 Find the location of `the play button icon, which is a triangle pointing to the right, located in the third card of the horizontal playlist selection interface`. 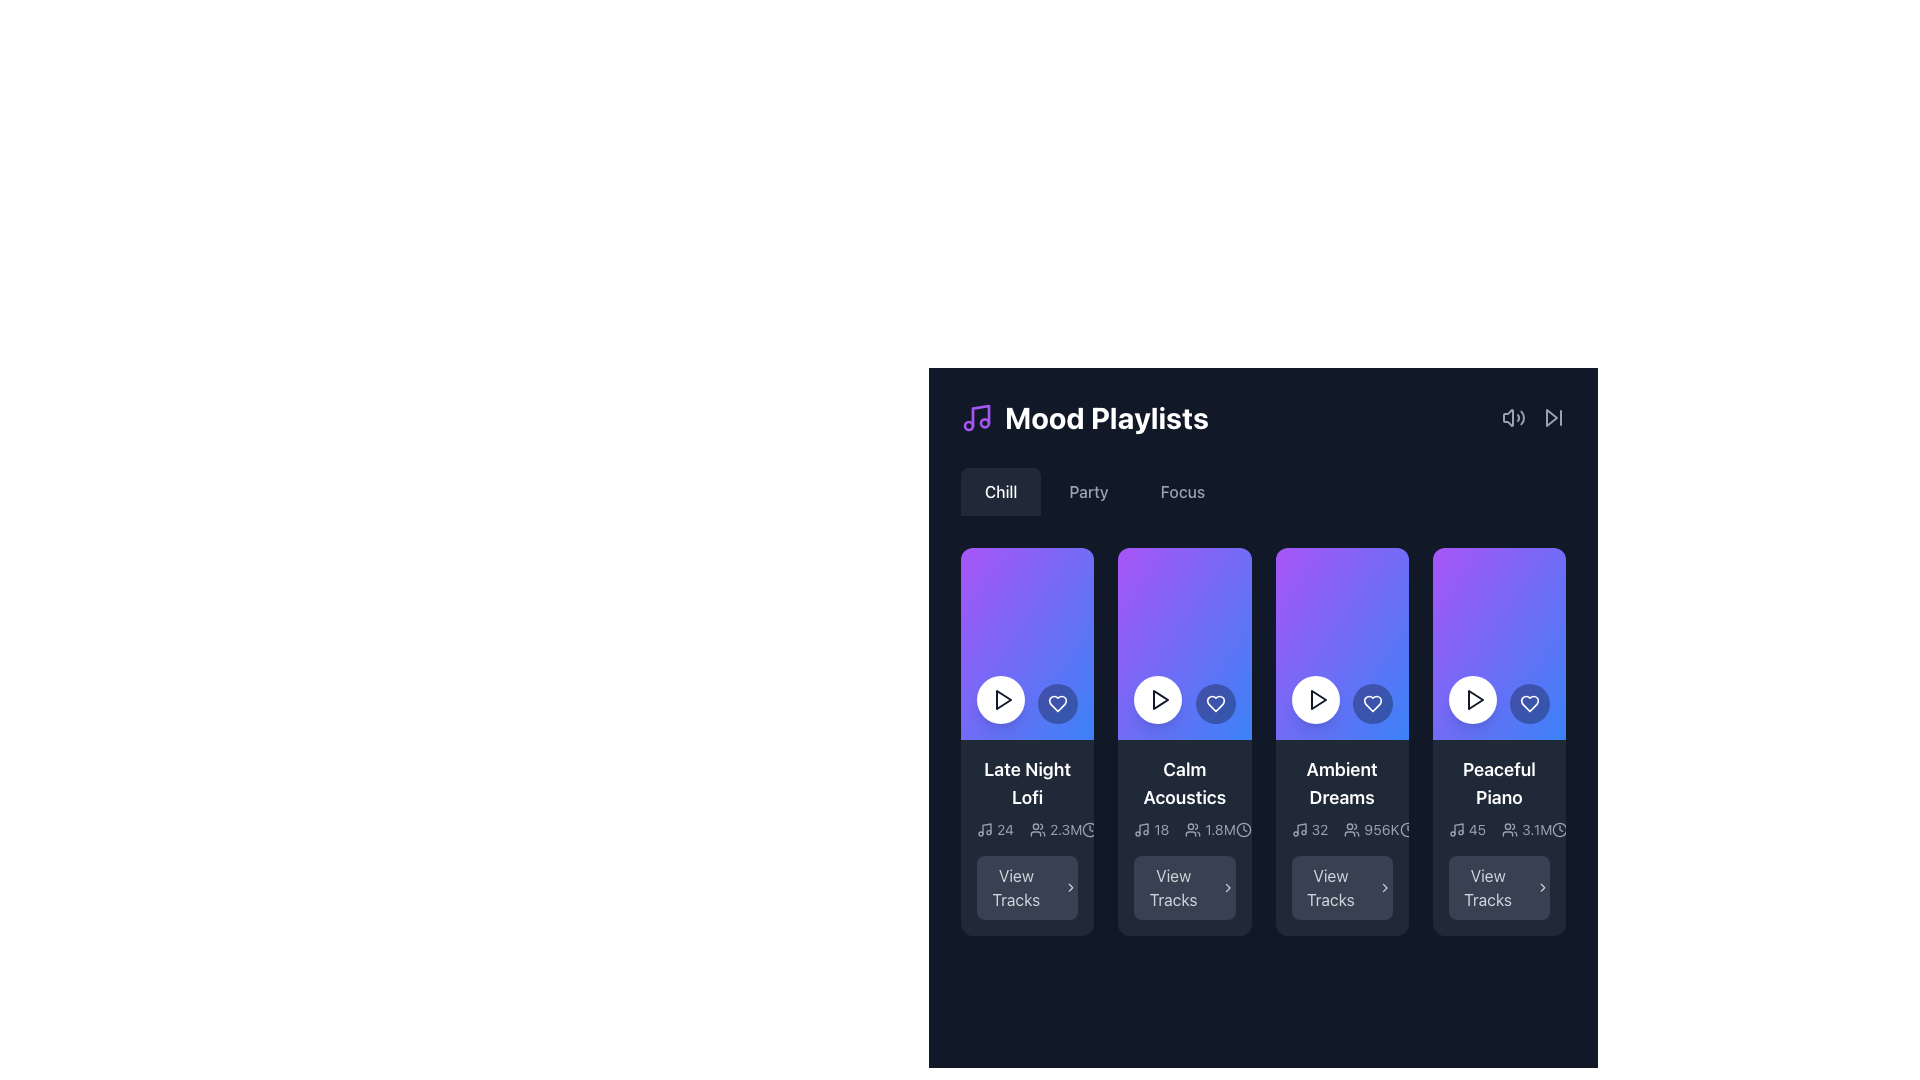

the play button icon, which is a triangle pointing to the right, located in the third card of the horizontal playlist selection interface is located at coordinates (1317, 698).